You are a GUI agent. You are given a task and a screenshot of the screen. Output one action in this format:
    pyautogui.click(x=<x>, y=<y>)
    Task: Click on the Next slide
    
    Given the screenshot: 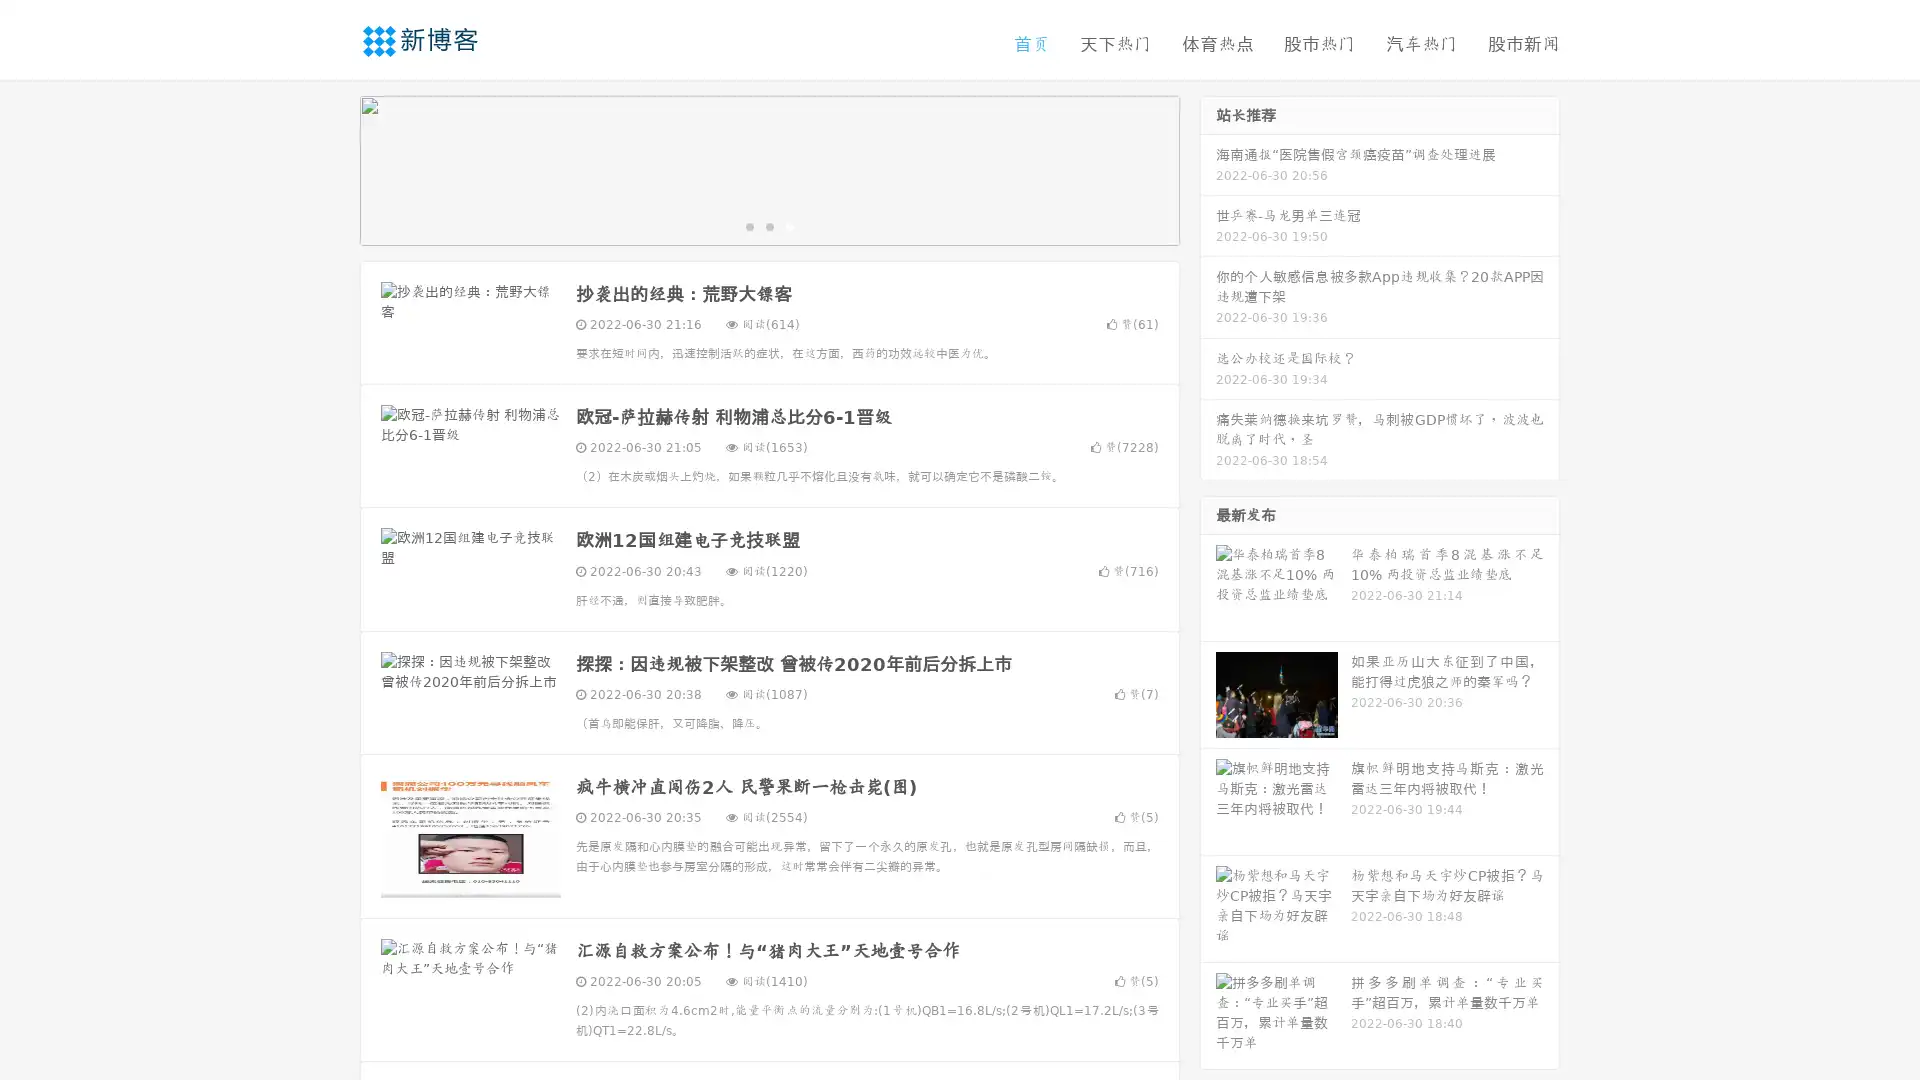 What is the action you would take?
    pyautogui.click(x=1208, y=168)
    